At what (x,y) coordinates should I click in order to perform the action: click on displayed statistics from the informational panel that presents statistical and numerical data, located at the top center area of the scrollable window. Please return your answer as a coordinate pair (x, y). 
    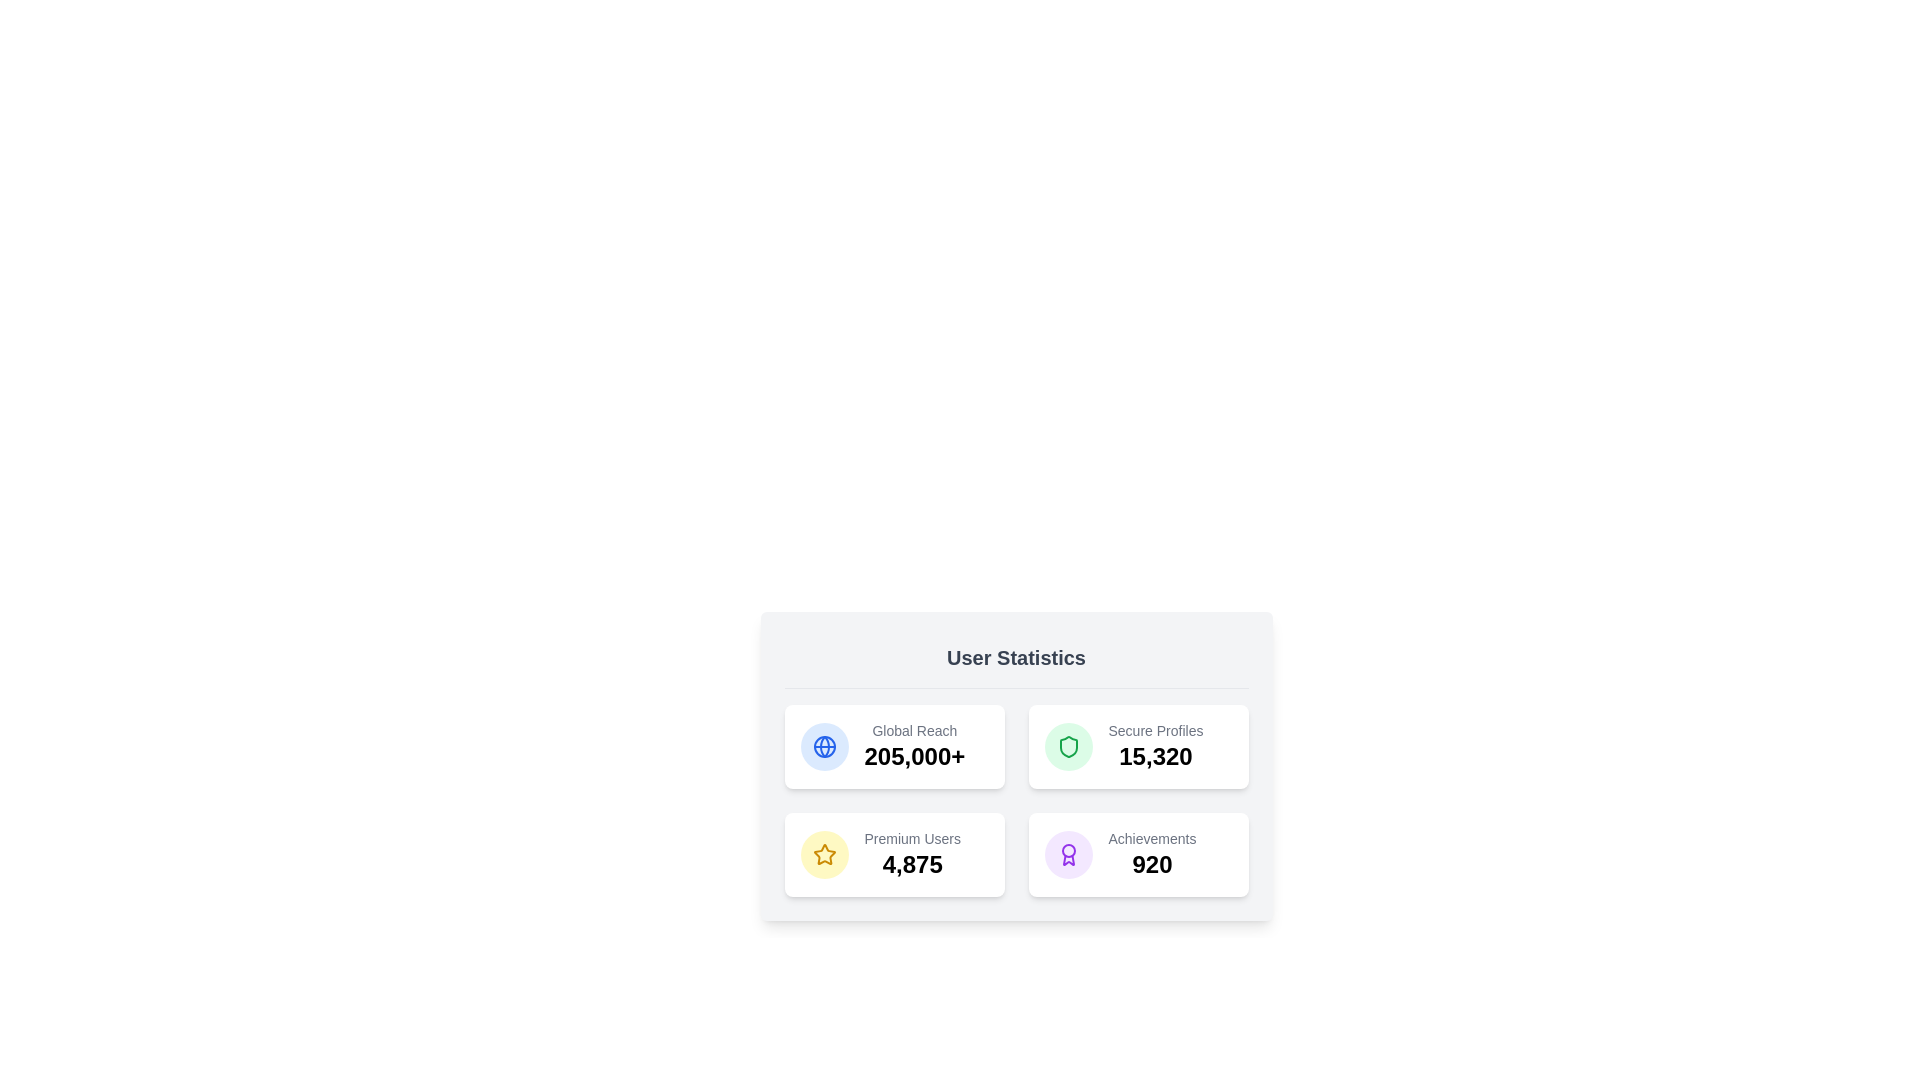
    Looking at the image, I should click on (1016, 765).